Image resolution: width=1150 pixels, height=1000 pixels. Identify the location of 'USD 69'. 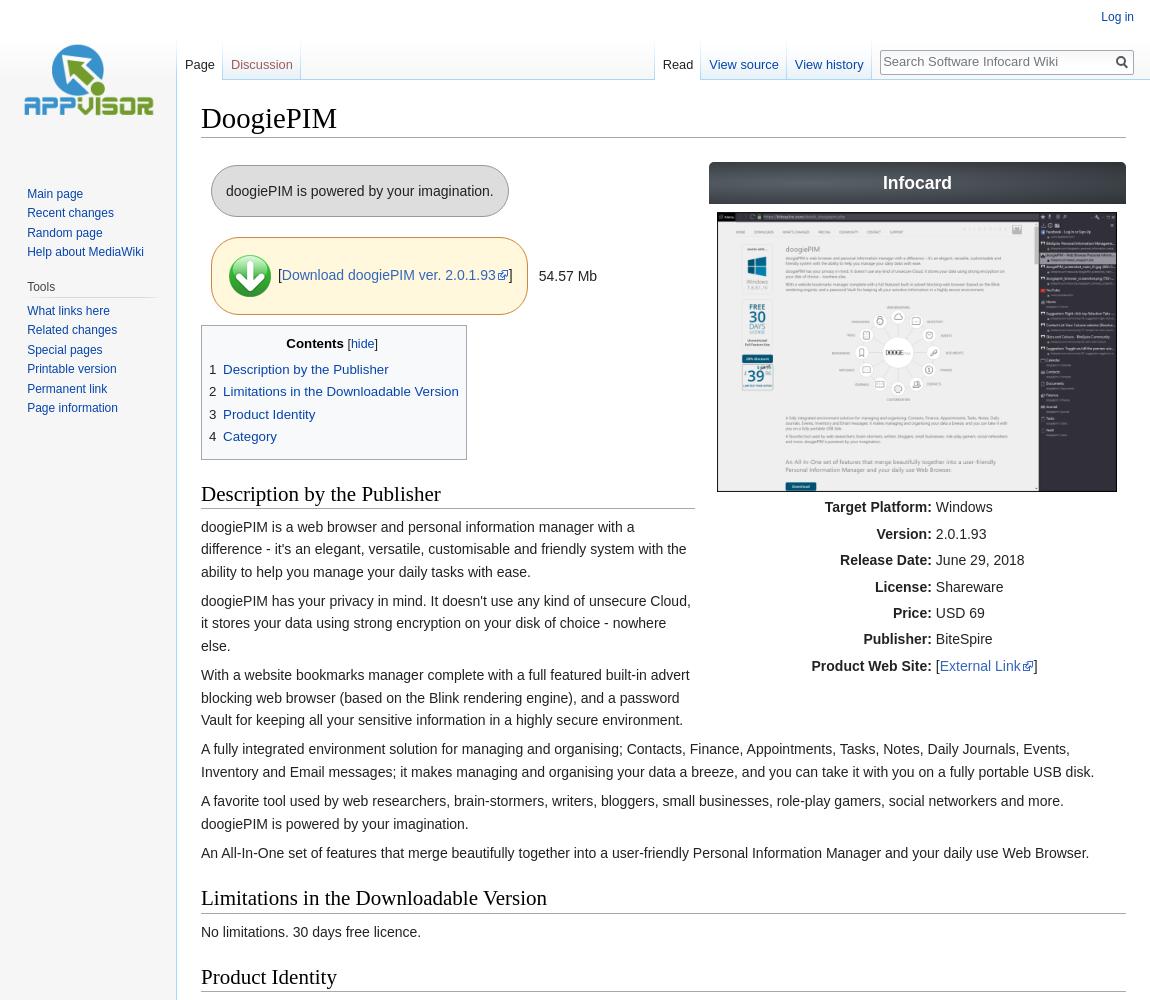
(934, 612).